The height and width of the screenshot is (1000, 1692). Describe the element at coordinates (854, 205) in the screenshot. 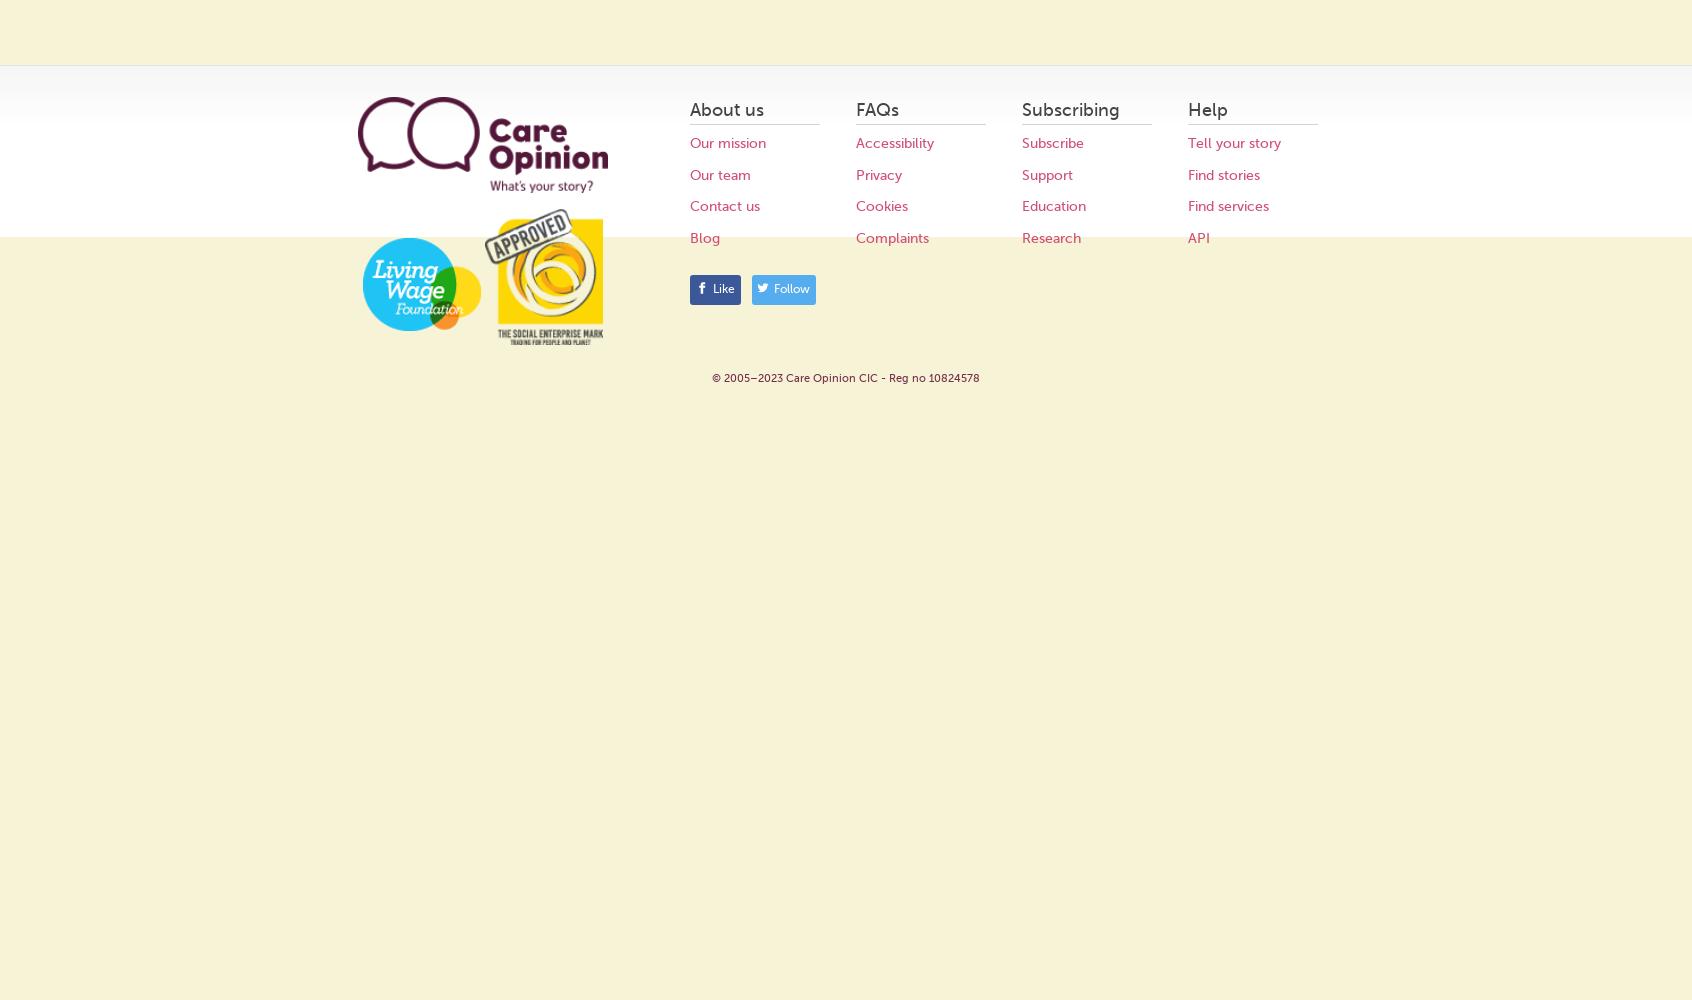

I see `'Cookies'` at that location.